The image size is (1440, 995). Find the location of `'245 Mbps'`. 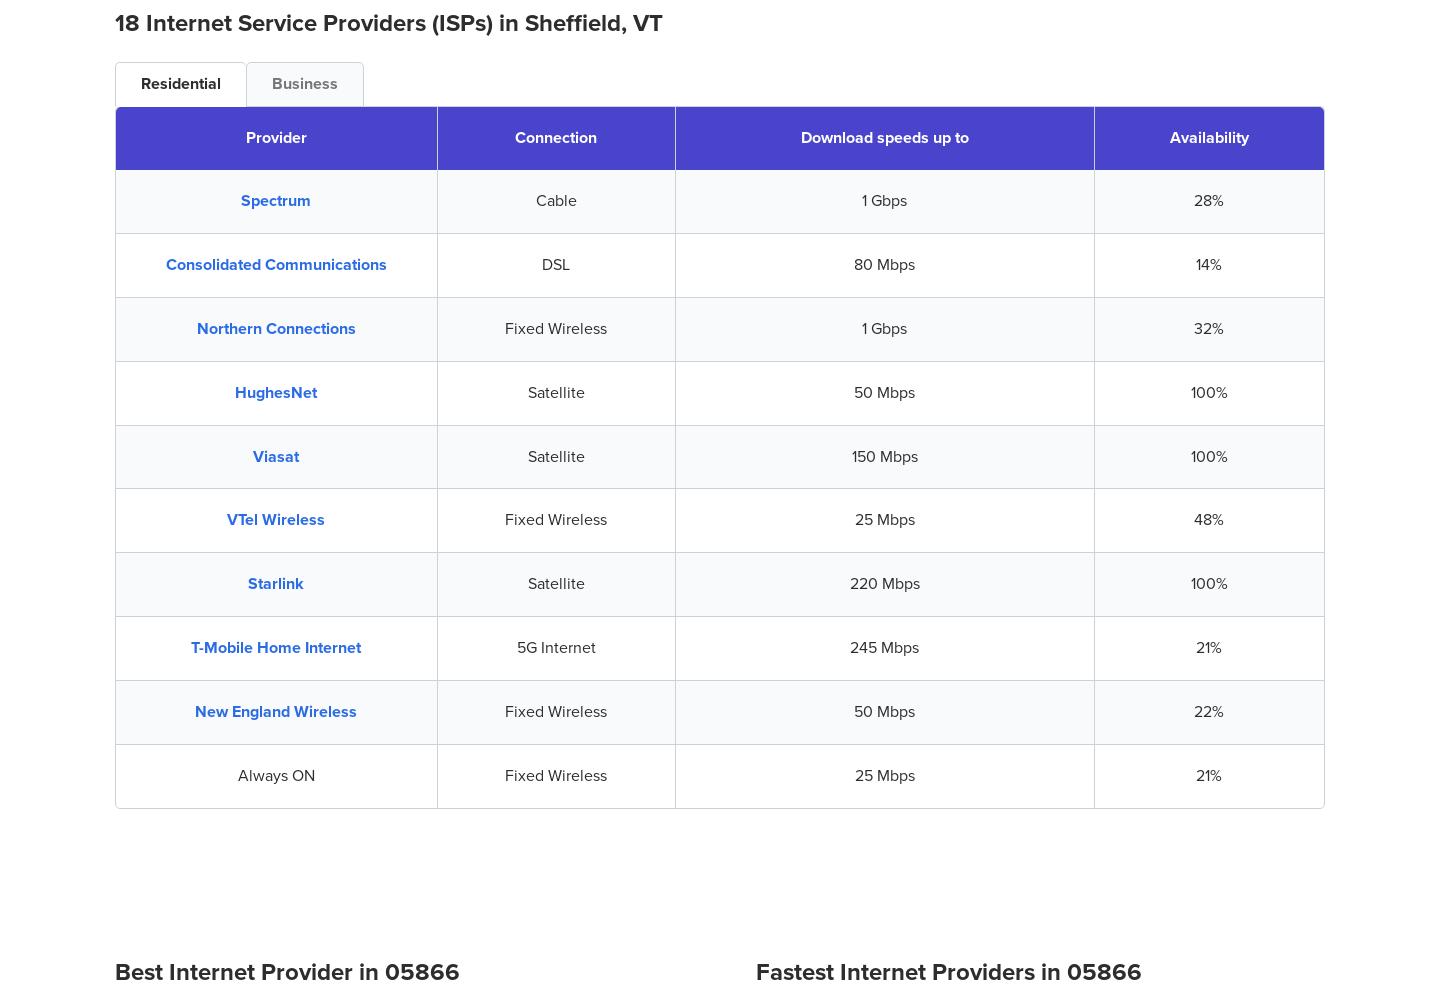

'245 Mbps' is located at coordinates (883, 648).